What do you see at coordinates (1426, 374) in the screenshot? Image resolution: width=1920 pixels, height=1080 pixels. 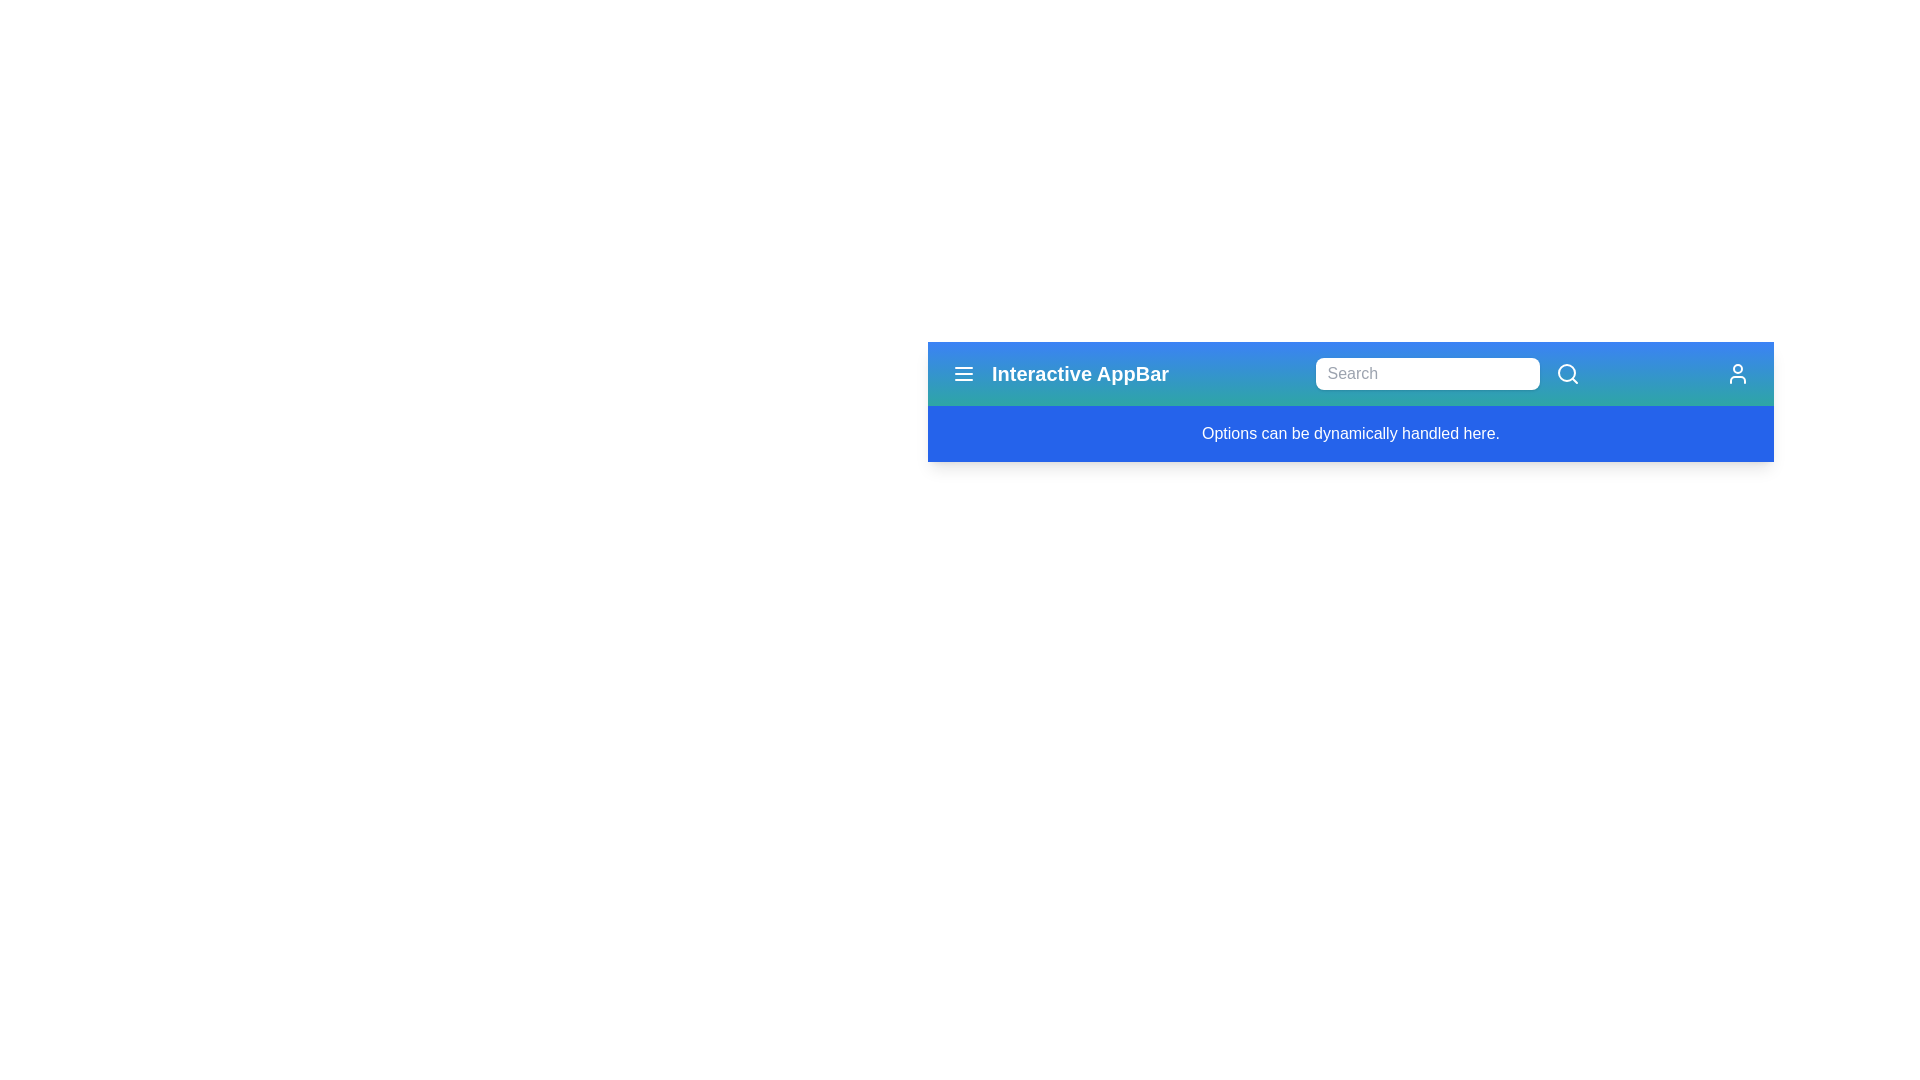 I see `the search bar and type the desired text` at bounding box center [1426, 374].